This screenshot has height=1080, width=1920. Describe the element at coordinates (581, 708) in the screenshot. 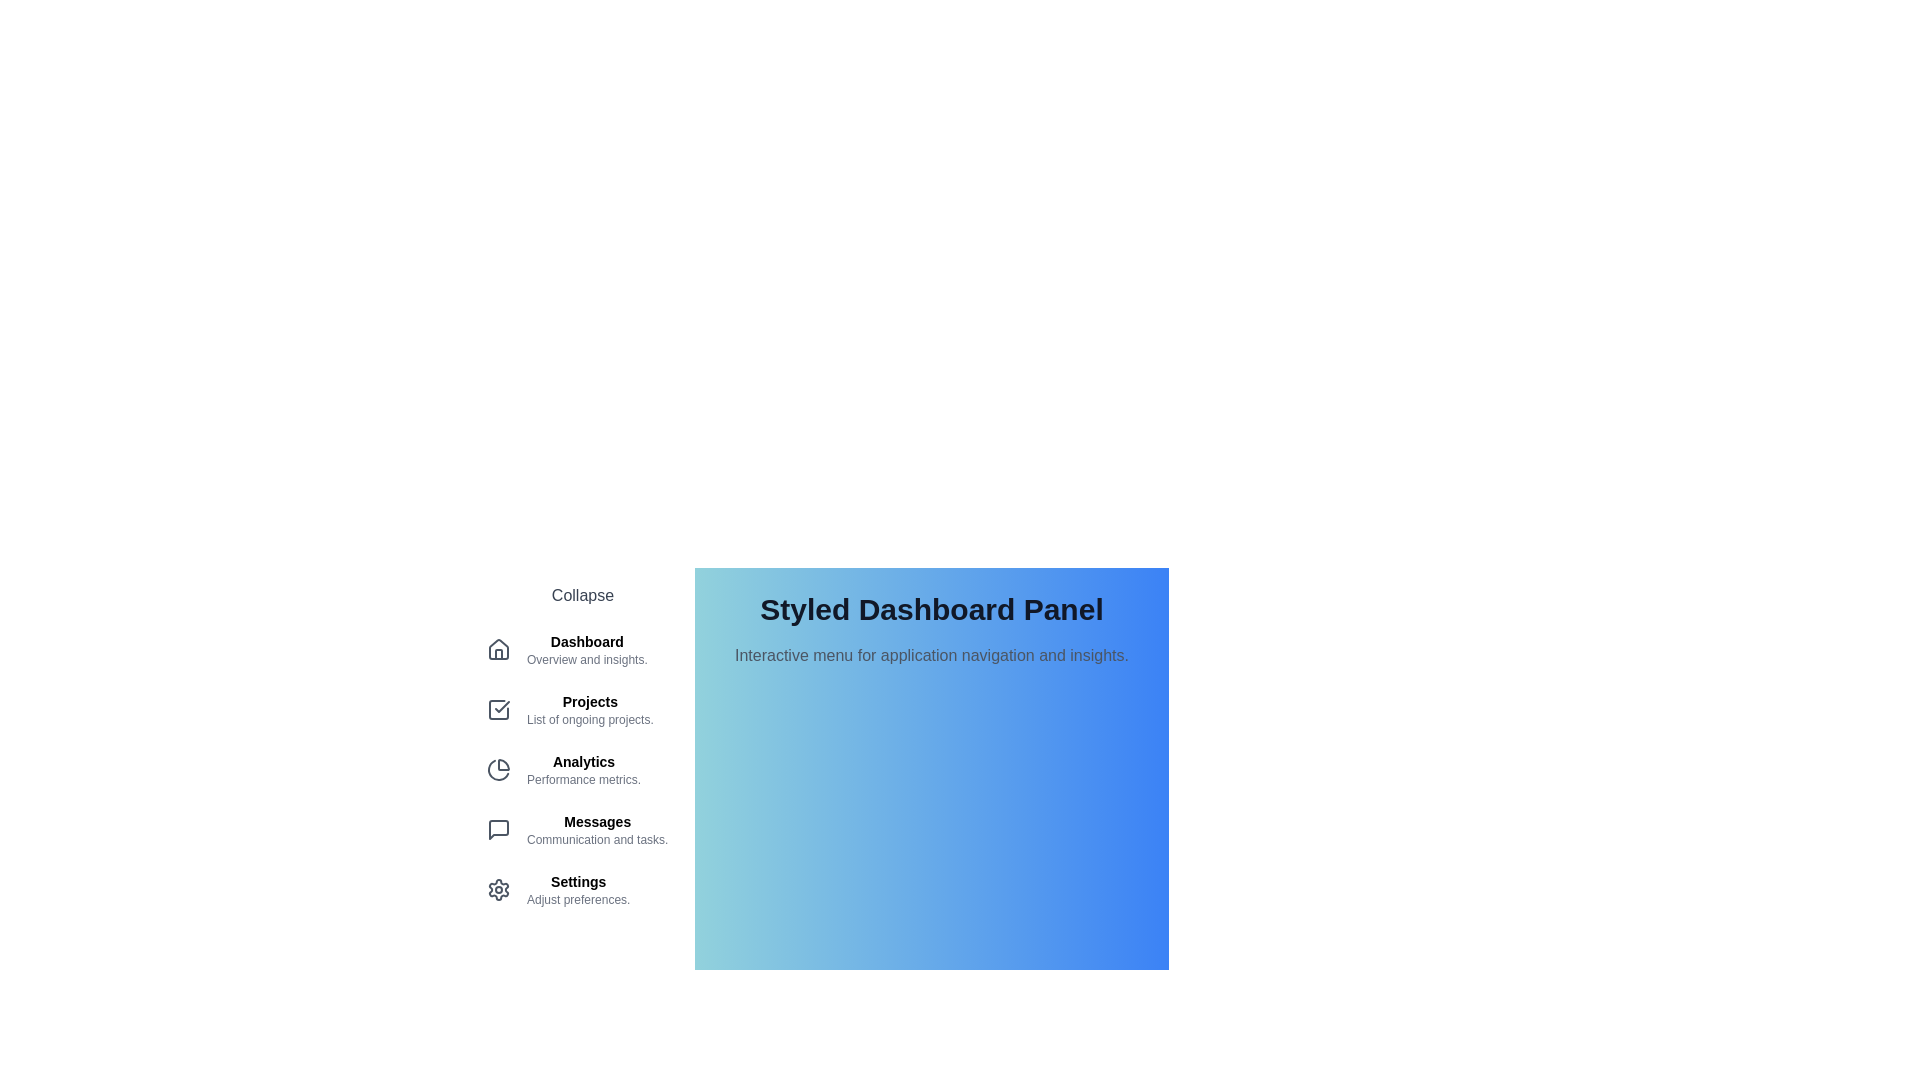

I see `the menu item Projects from the menu` at that location.